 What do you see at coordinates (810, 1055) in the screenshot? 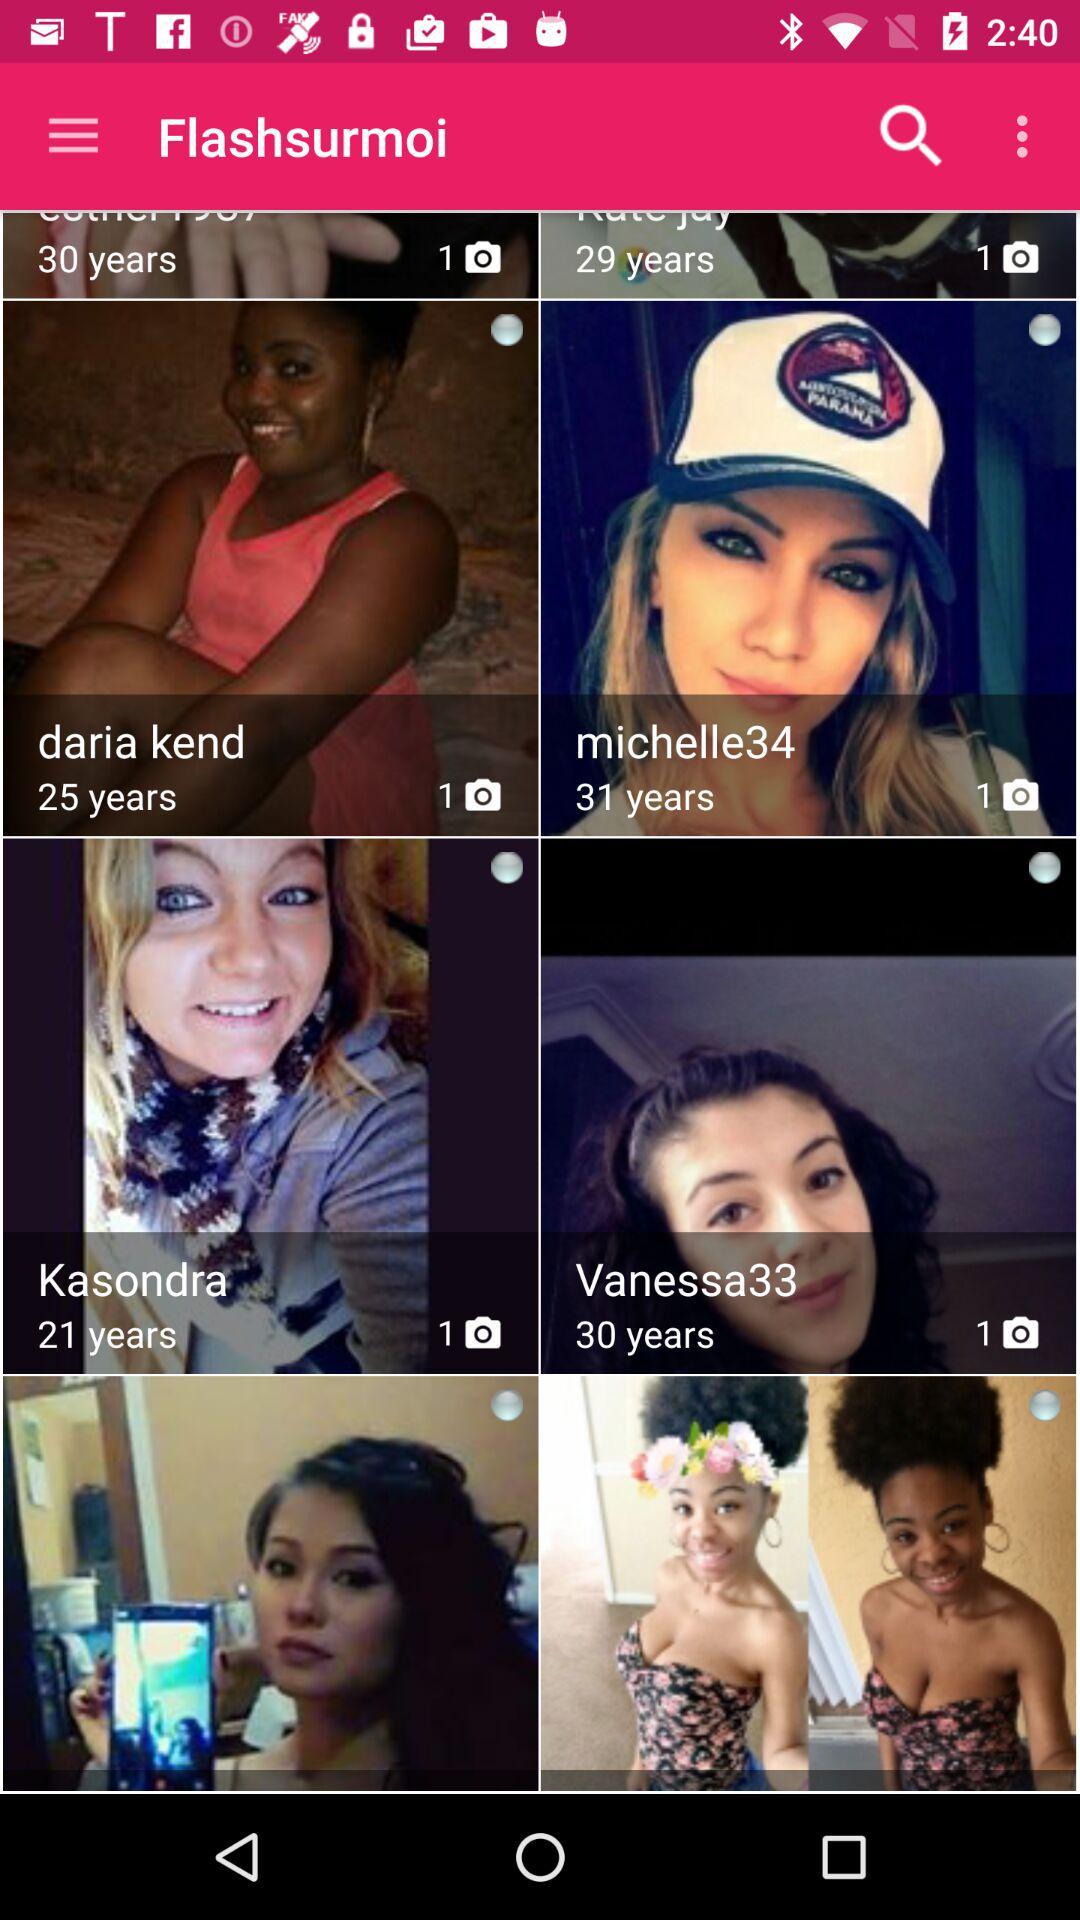
I see `photo` at bounding box center [810, 1055].